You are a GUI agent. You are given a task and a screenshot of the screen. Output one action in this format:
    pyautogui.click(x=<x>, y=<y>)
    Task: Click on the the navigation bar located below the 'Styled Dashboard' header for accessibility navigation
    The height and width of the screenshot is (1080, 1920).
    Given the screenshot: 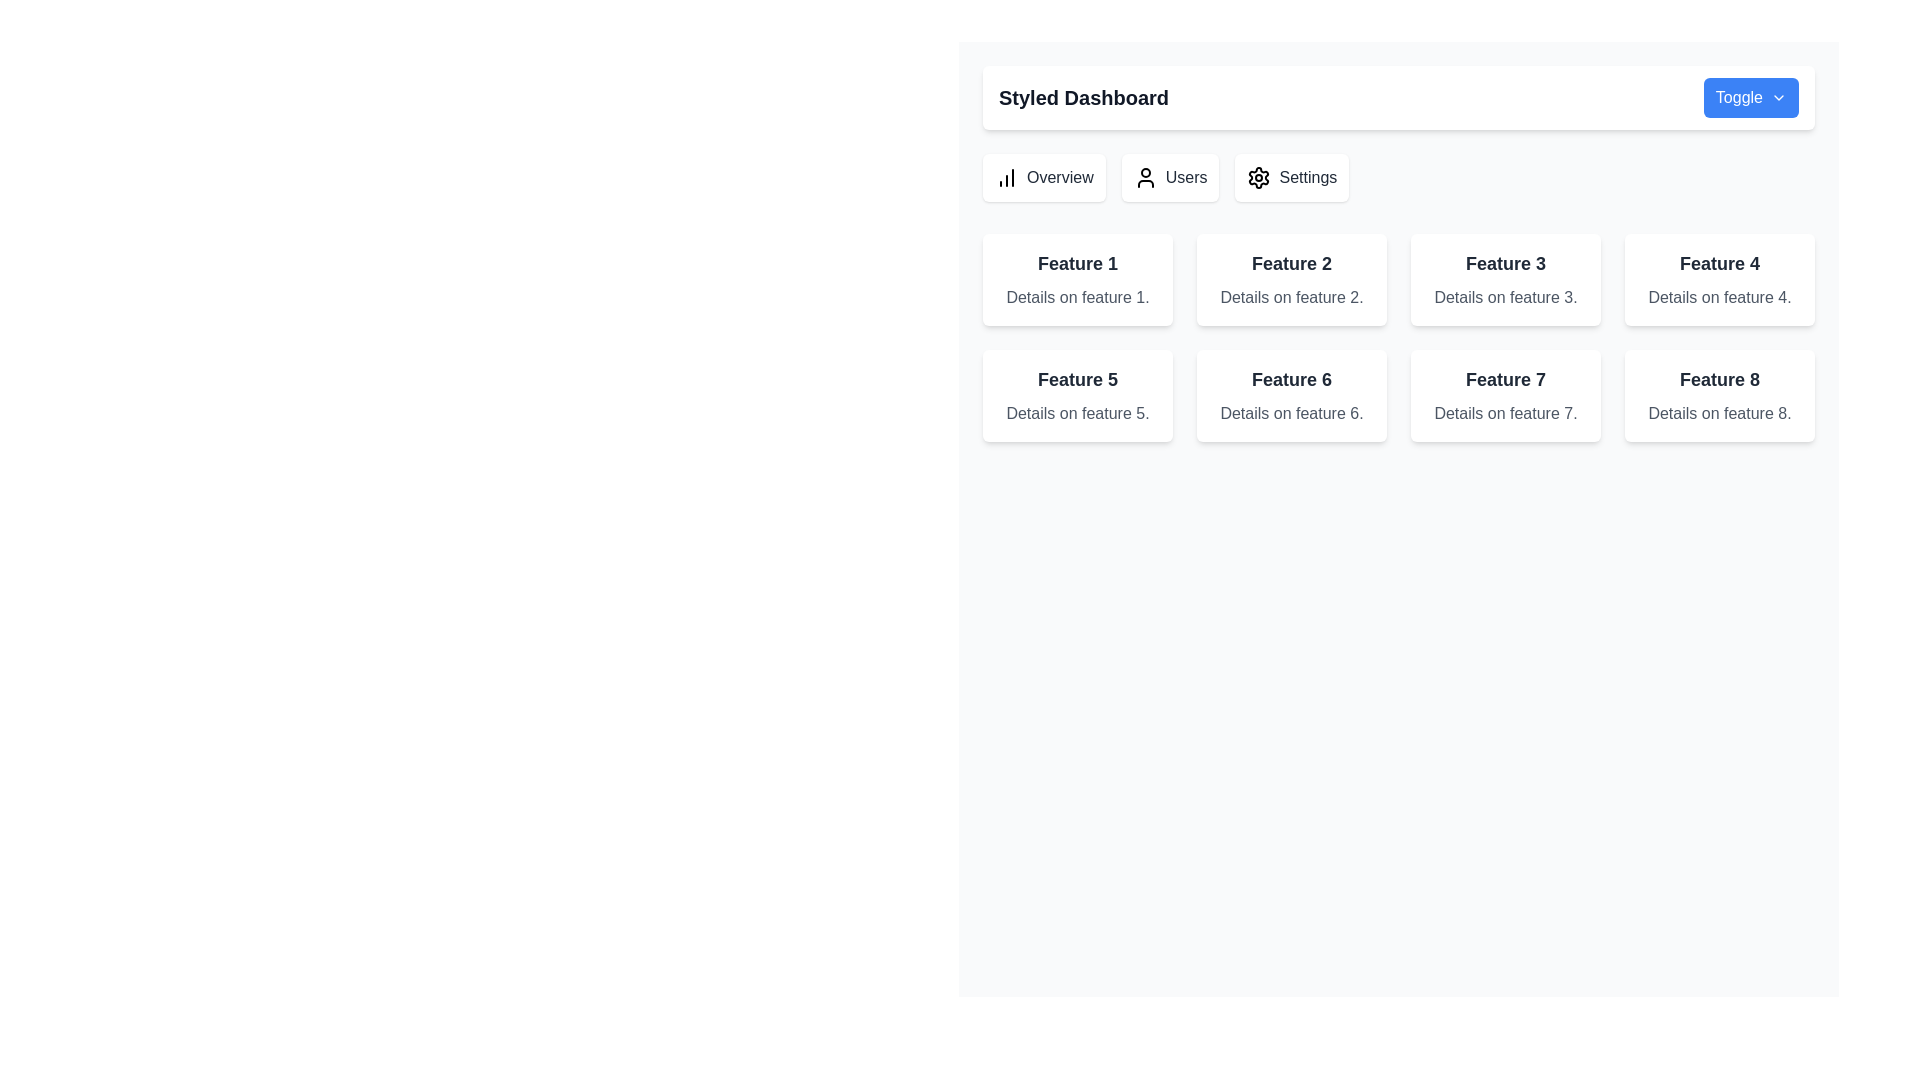 What is the action you would take?
    pyautogui.click(x=1397, y=176)
    